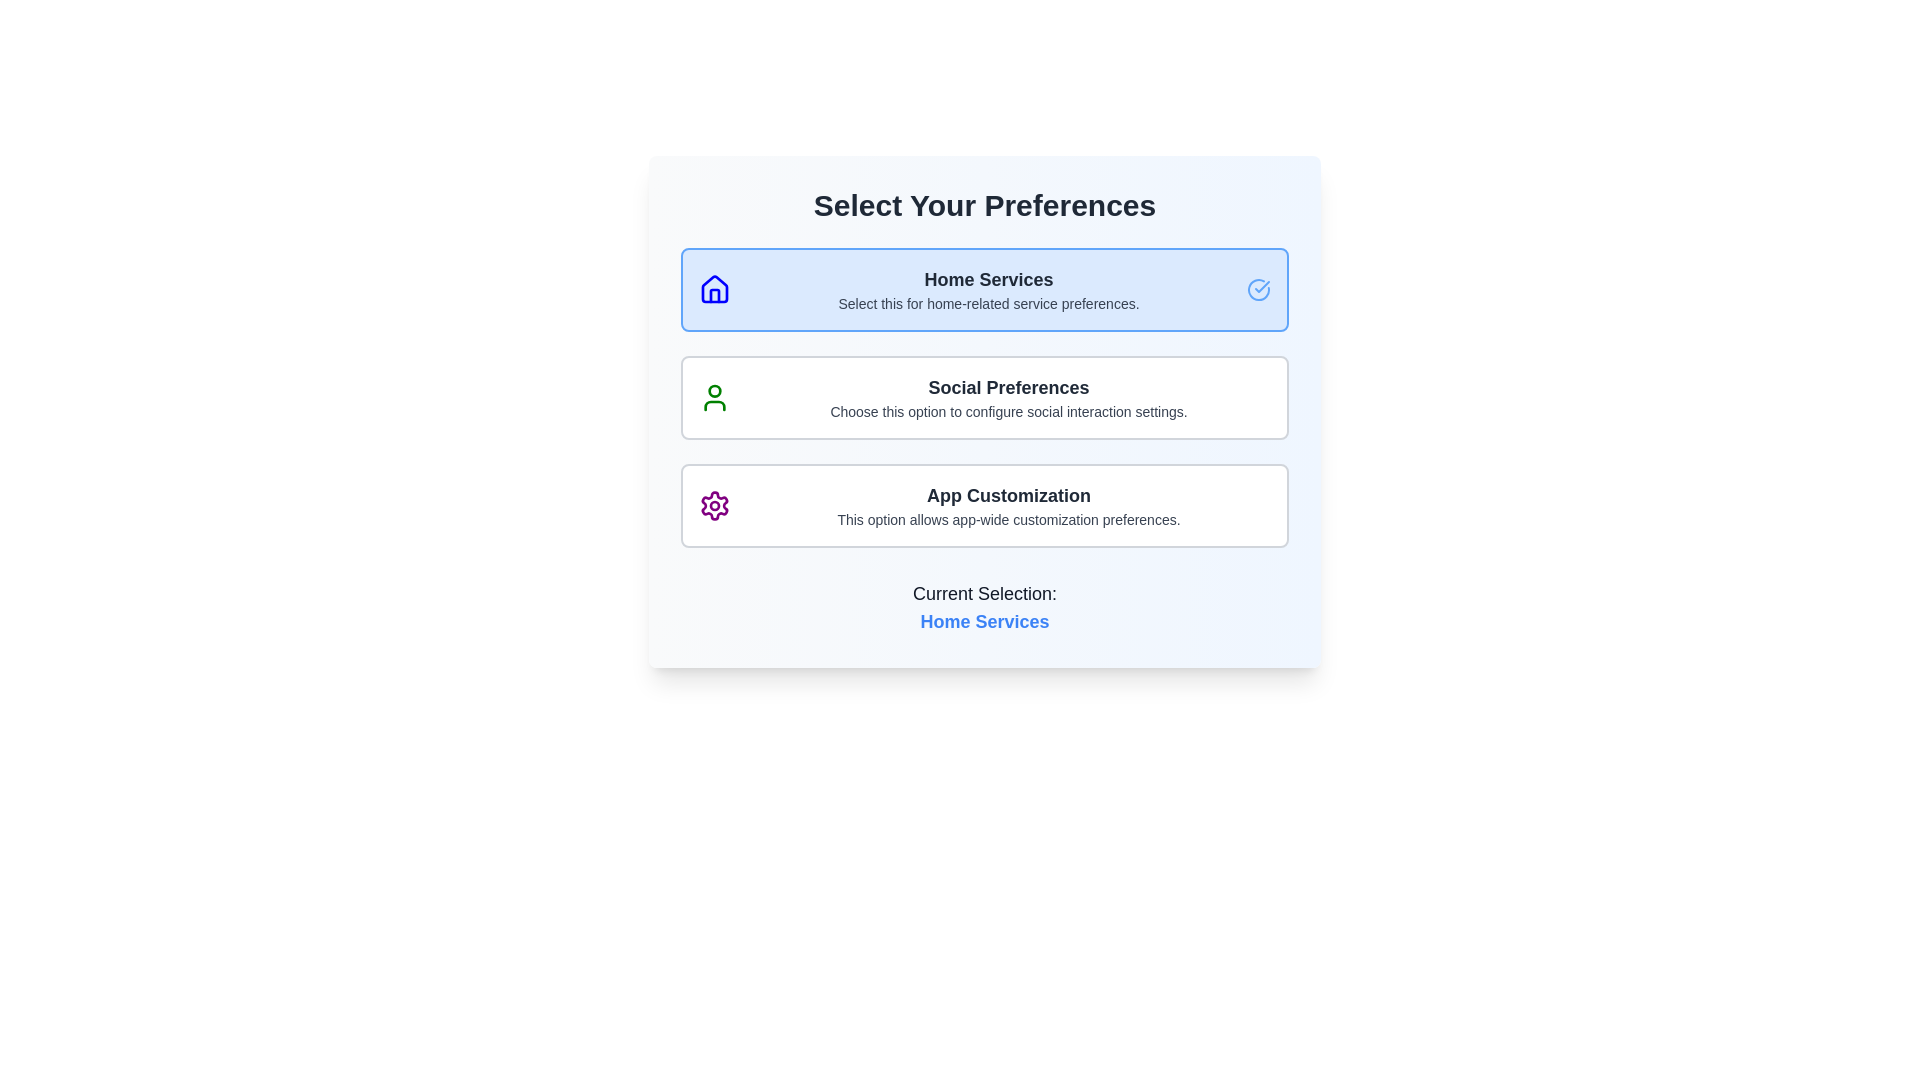 The image size is (1920, 1080). What do you see at coordinates (984, 504) in the screenshot?
I see `the 'App Customization' selectable card, which is the third card in a vertical list` at bounding box center [984, 504].